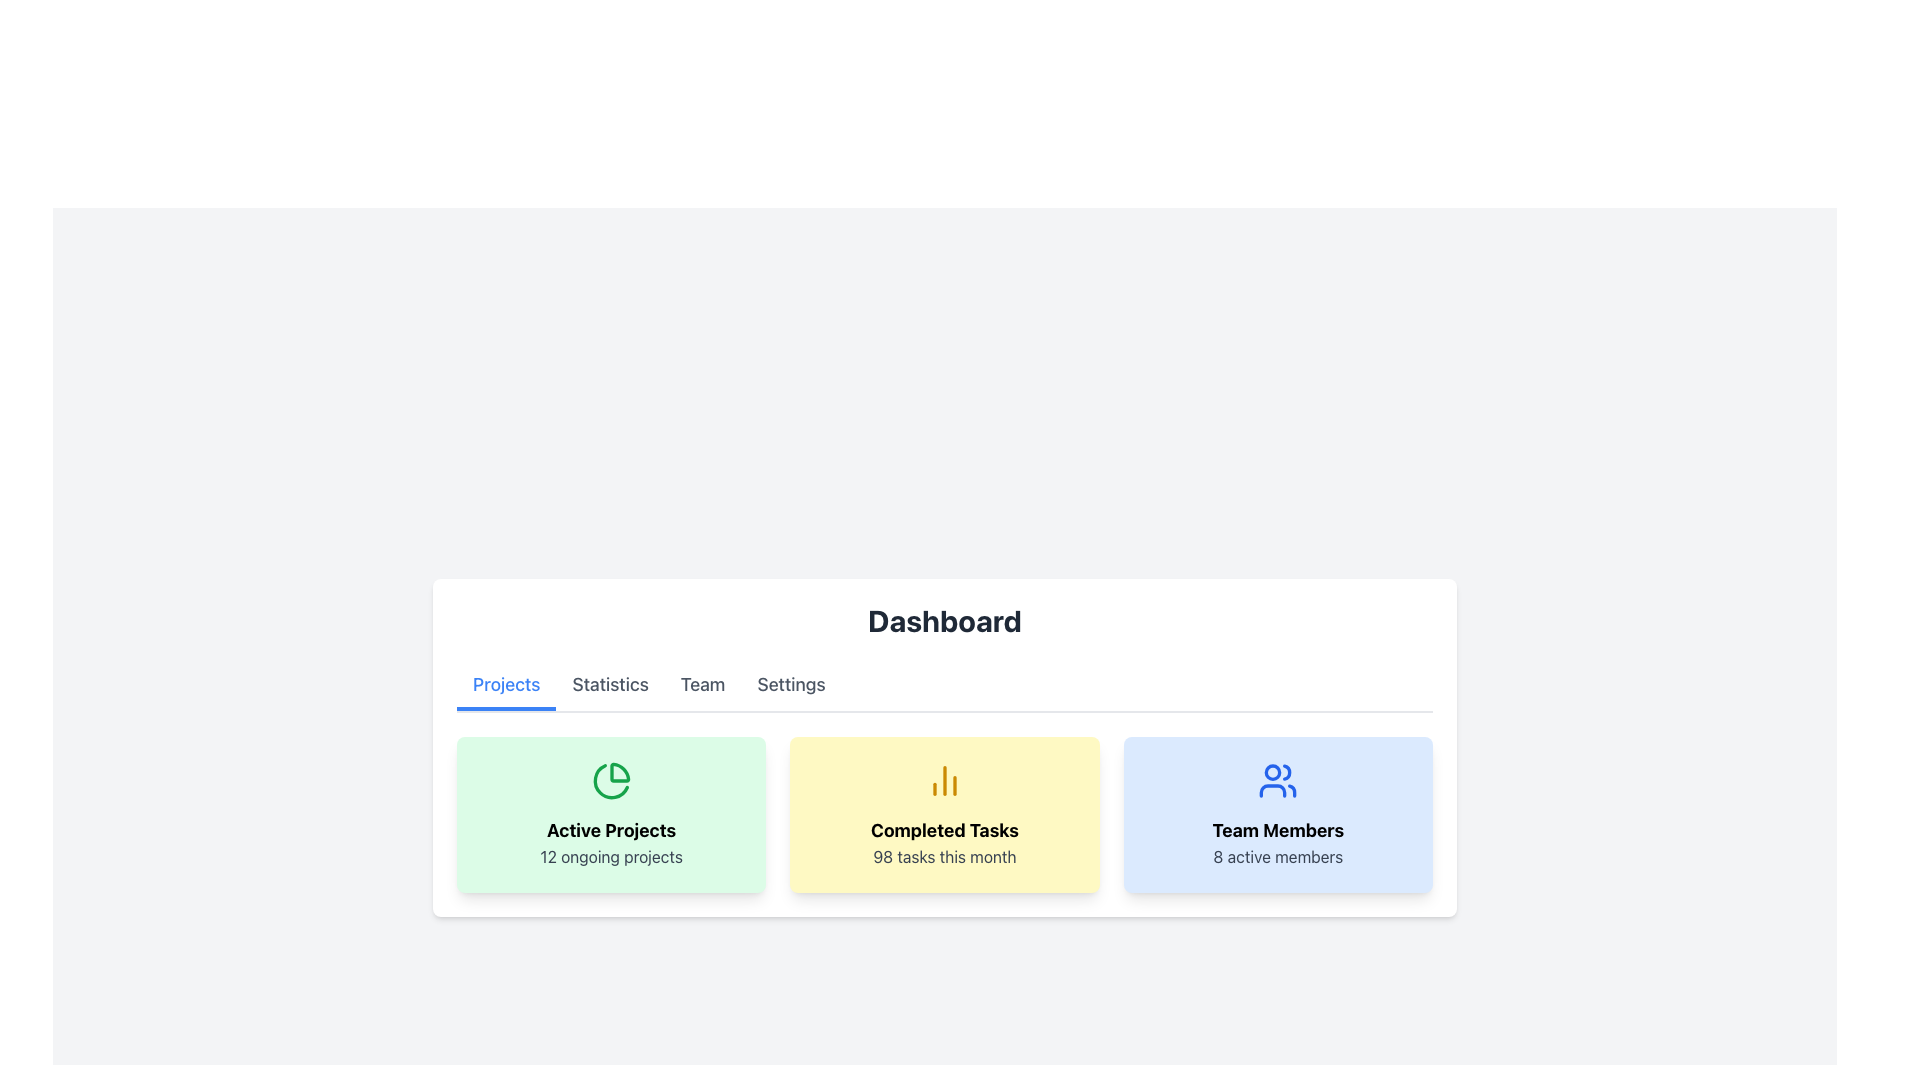 The height and width of the screenshot is (1080, 1920). I want to click on text label that displays 'Completed Tasks', which is styled in bold and large font on a yellow card, located at the center top of the card, so click(944, 830).